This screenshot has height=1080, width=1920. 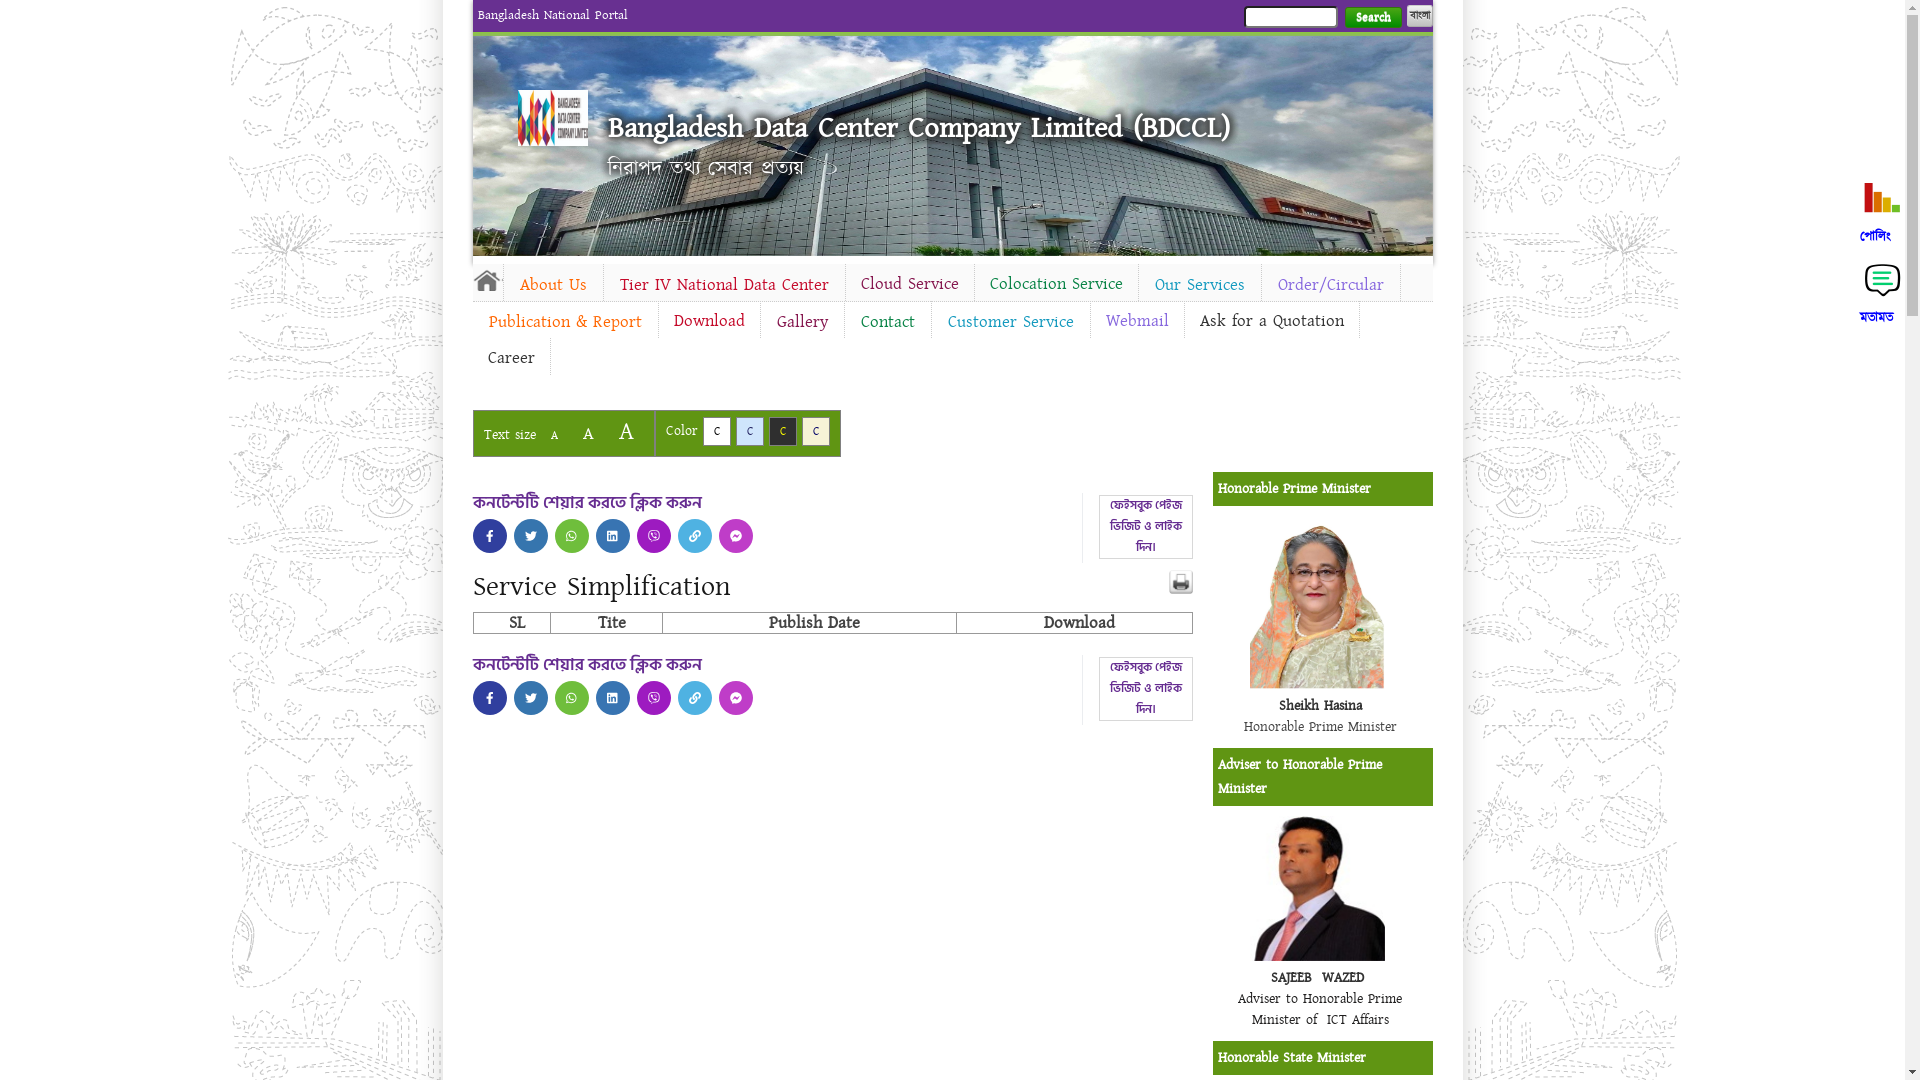 I want to click on 'Publication & Report', so click(x=470, y=320).